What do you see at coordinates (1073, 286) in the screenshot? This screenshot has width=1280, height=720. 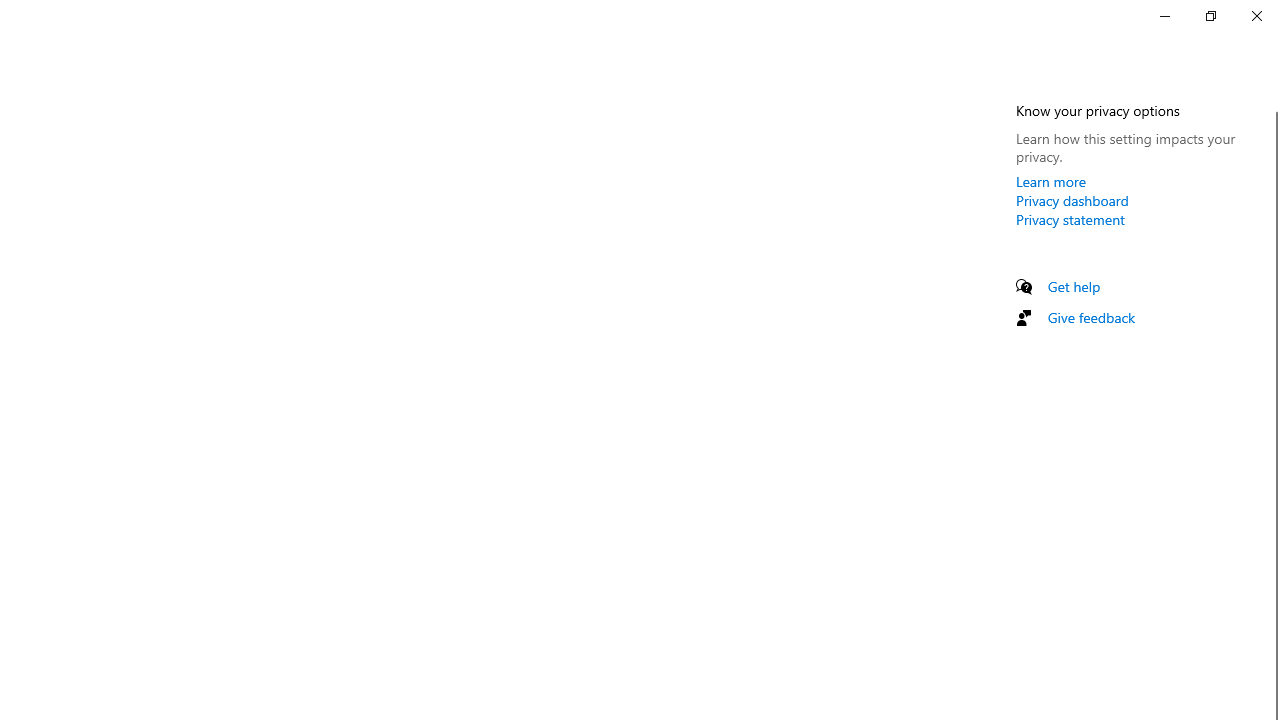 I see `'Get help'` at bounding box center [1073, 286].